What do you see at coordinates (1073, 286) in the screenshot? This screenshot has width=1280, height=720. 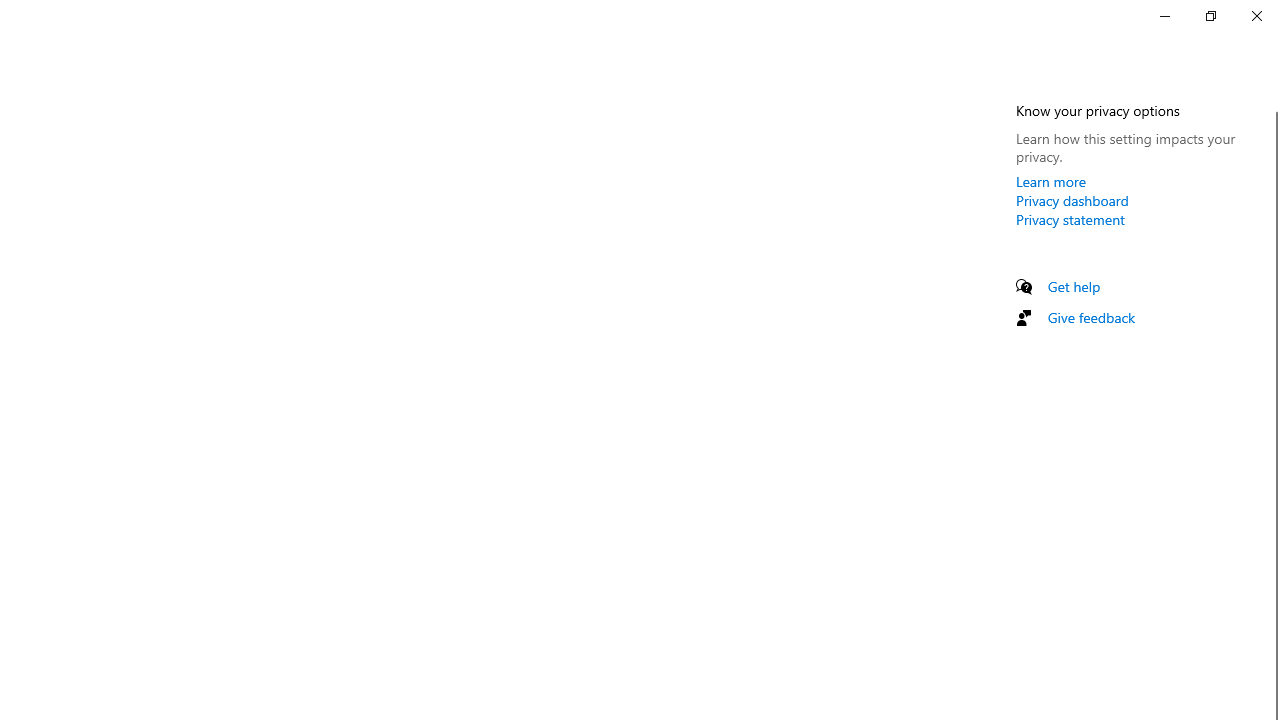 I see `'Get help'` at bounding box center [1073, 286].